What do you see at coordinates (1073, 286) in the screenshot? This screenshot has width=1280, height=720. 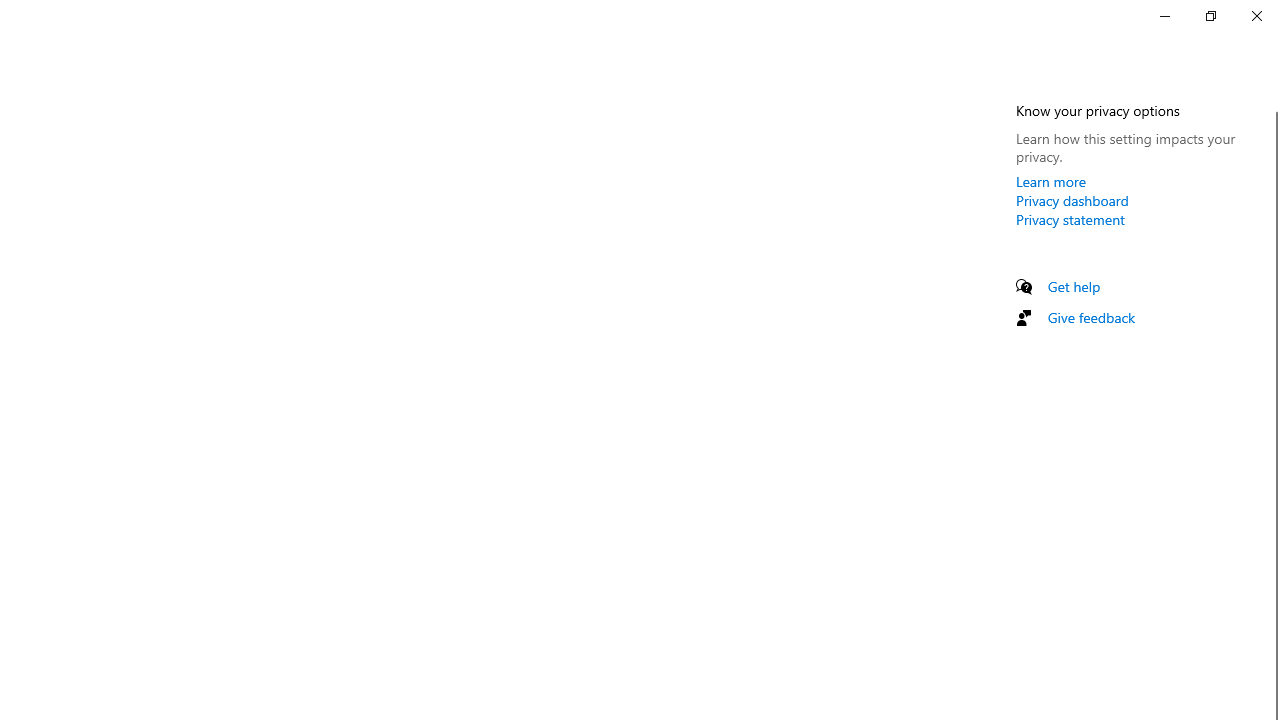 I see `'Get help'` at bounding box center [1073, 286].